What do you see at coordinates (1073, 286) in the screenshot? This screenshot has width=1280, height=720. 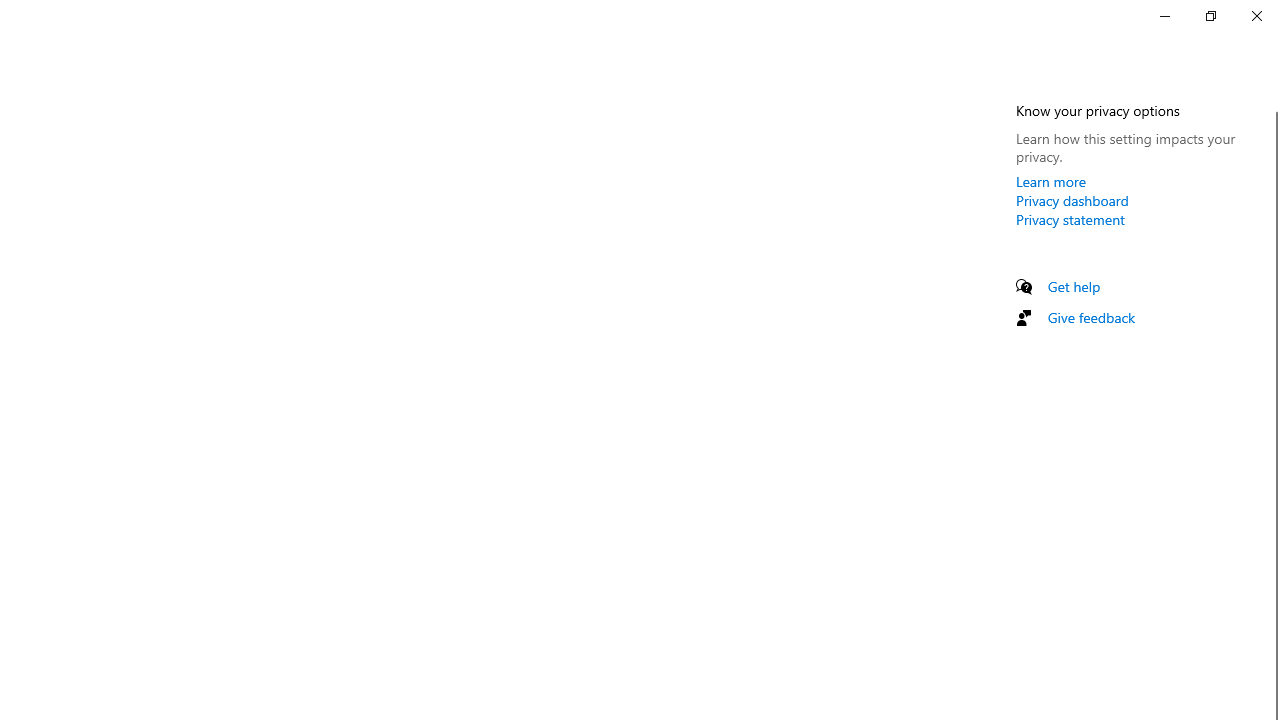 I see `'Get help'` at bounding box center [1073, 286].